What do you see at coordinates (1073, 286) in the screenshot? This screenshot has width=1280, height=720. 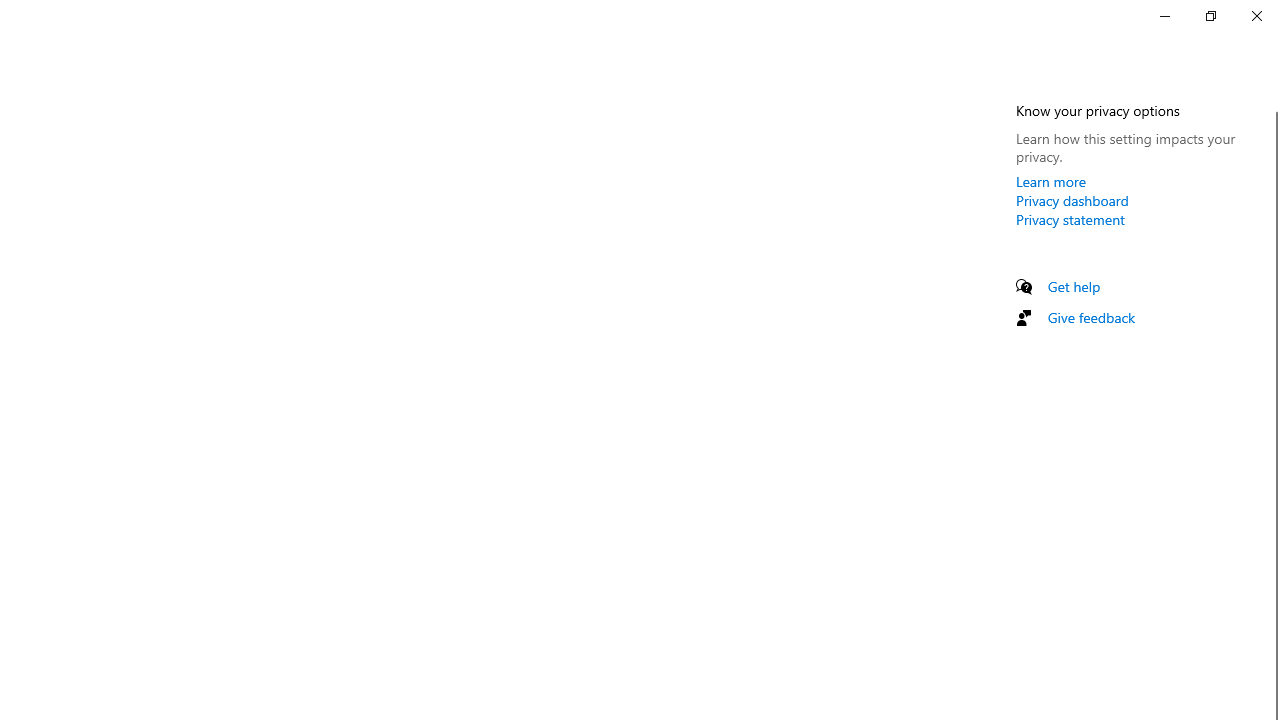 I see `'Get help'` at bounding box center [1073, 286].